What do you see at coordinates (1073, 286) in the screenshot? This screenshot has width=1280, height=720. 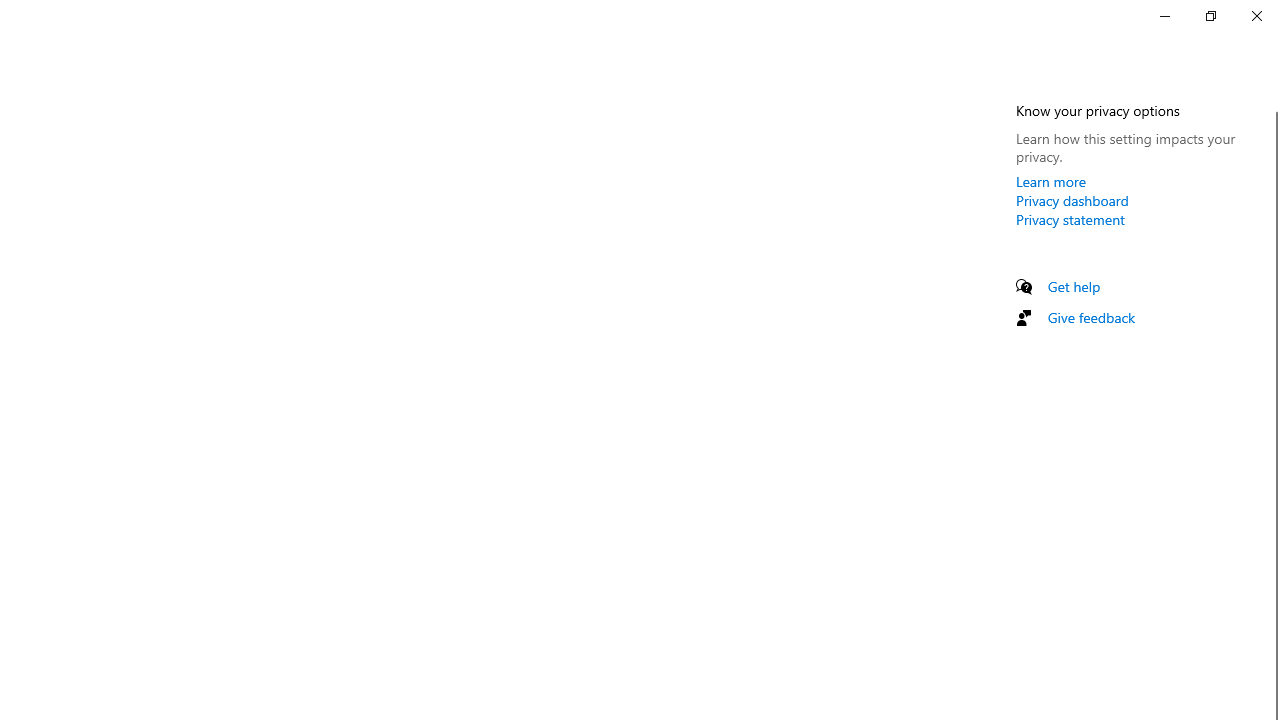 I see `'Get help'` at bounding box center [1073, 286].